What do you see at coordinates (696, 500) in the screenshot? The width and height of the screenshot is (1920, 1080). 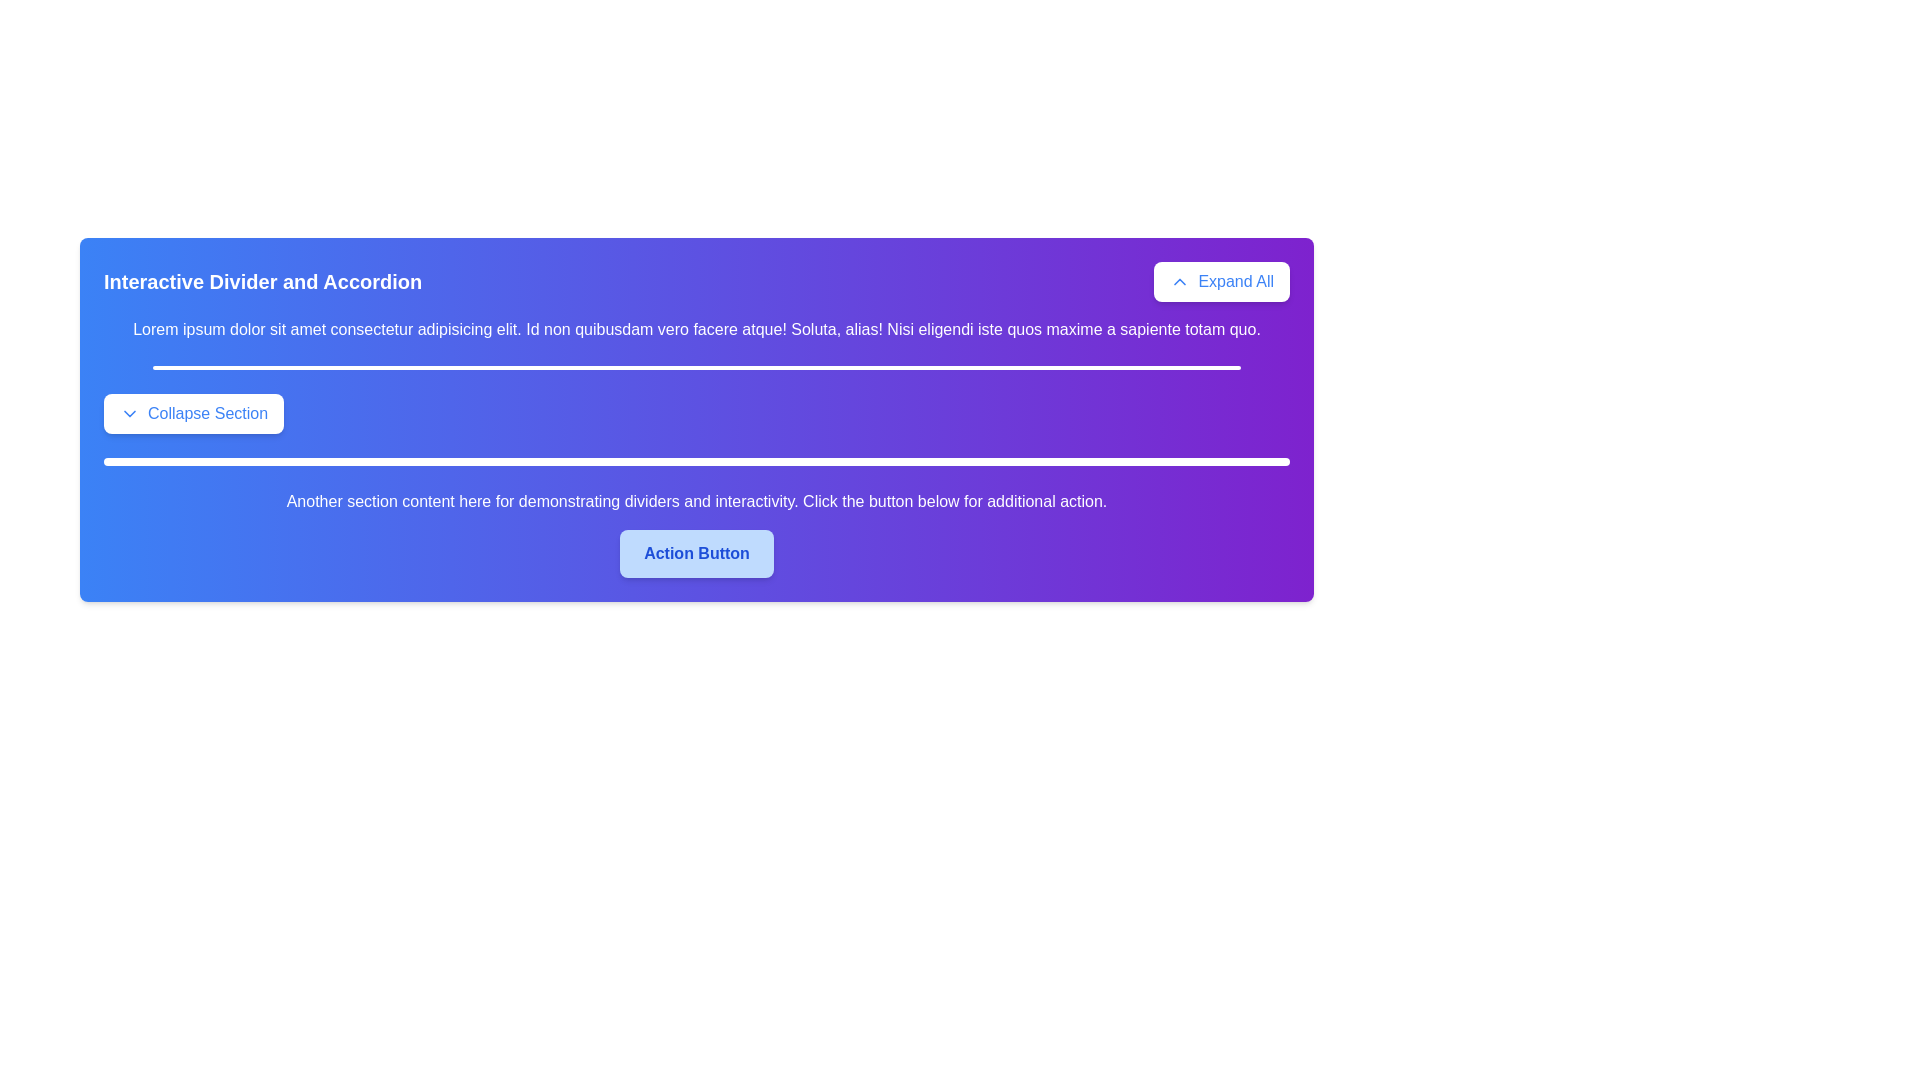 I see `descriptive paragraph text element located within a blue-purple gradient box, positioned directly above the 'Action Button' and below a white horizontal divider line` at bounding box center [696, 500].